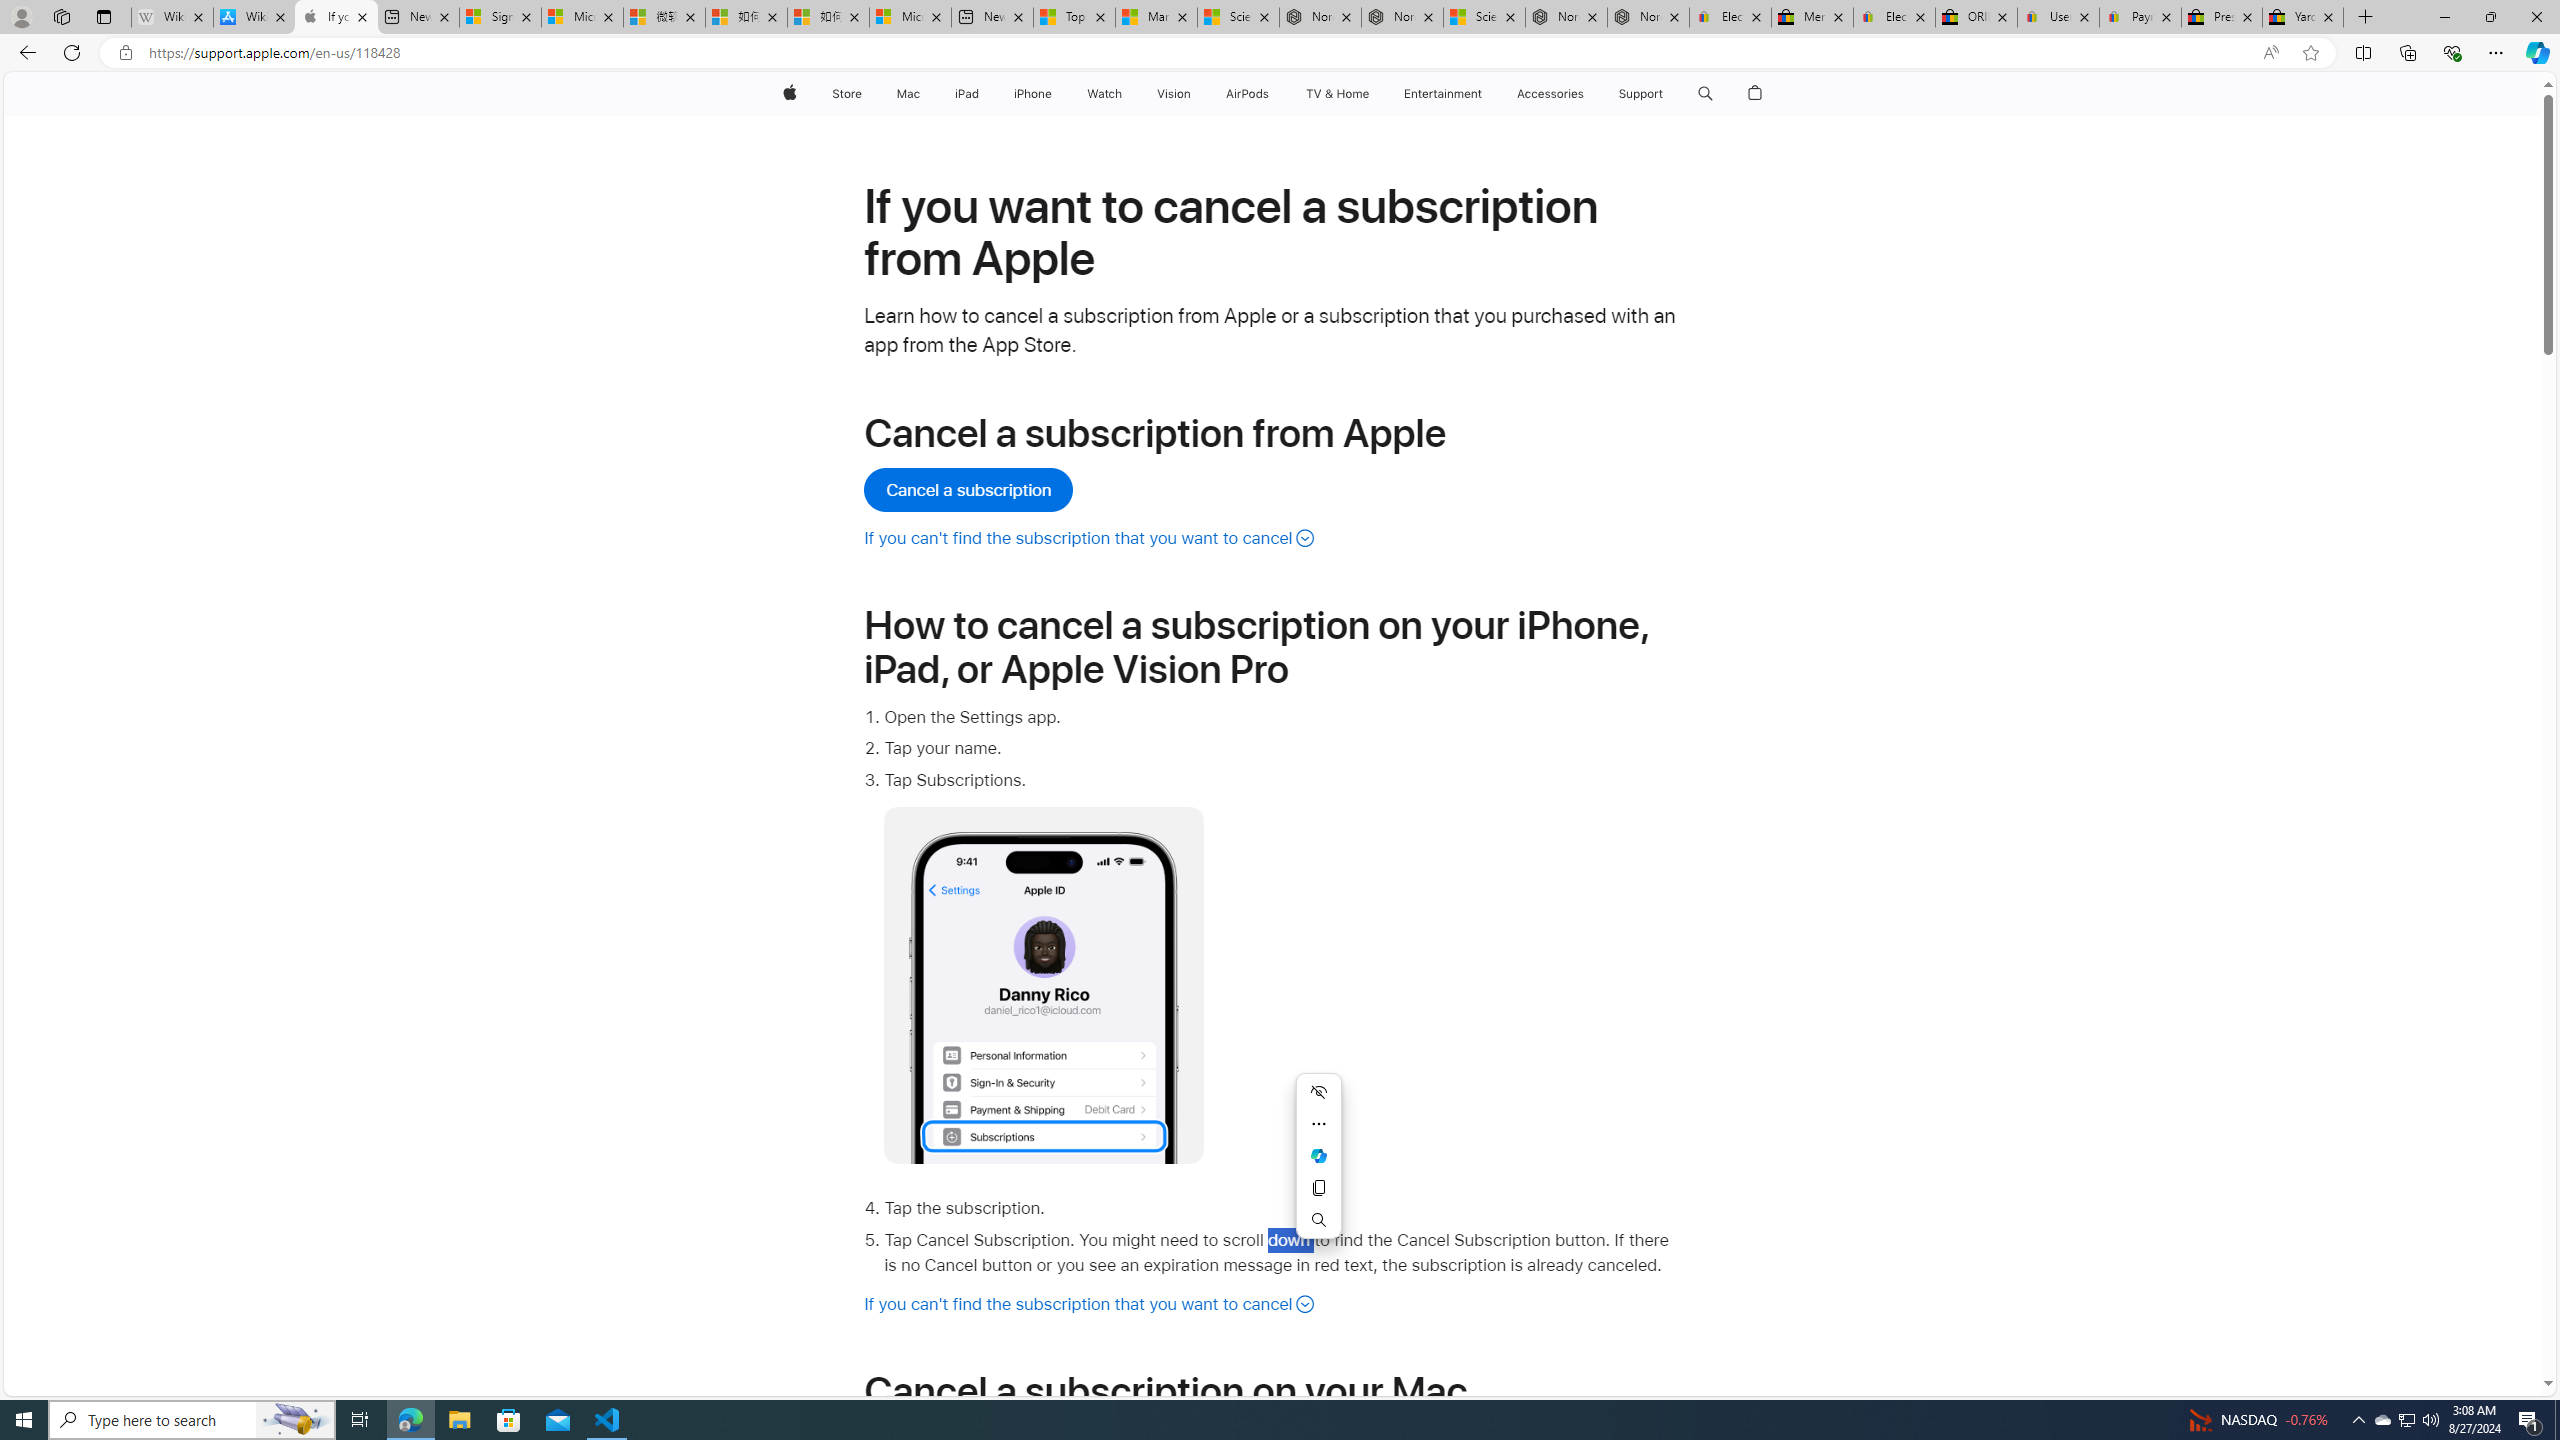  I want to click on 'Hide menu', so click(1318, 1091).